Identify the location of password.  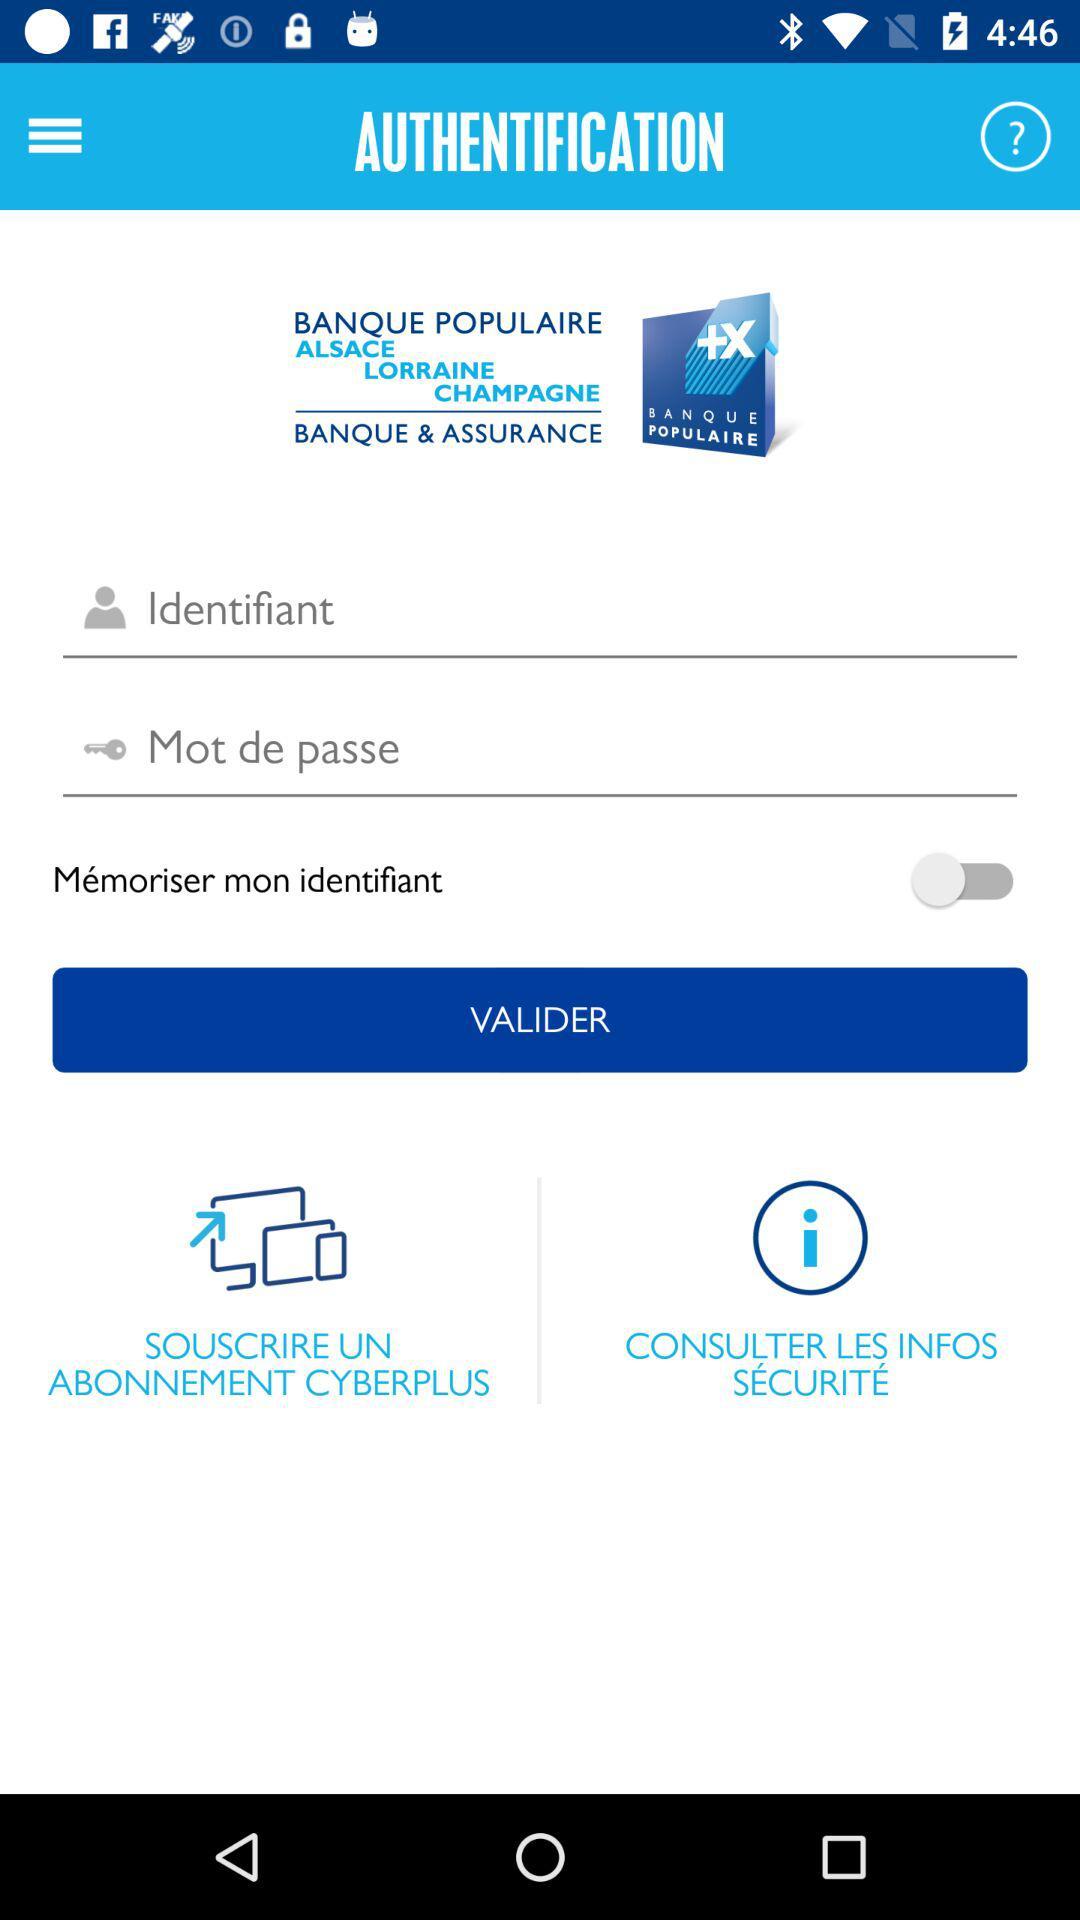
(540, 747).